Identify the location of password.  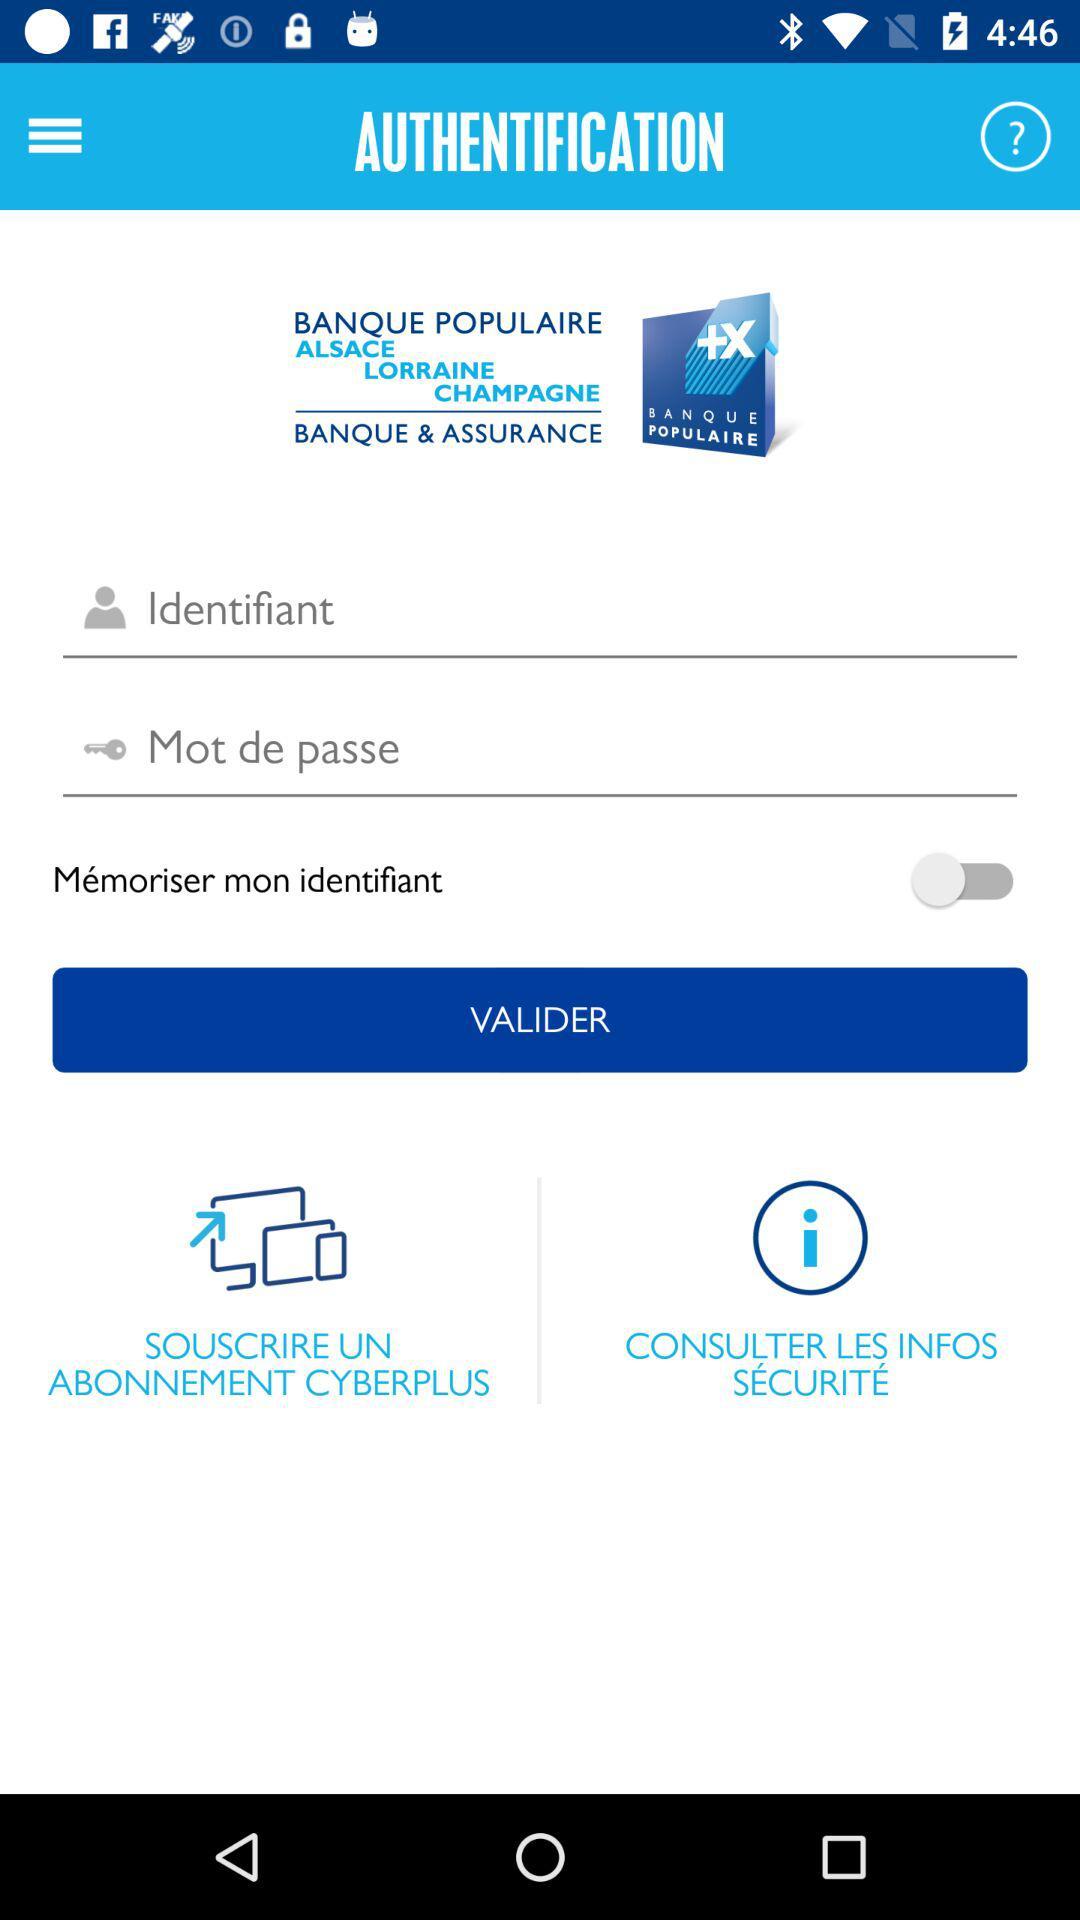
(540, 747).